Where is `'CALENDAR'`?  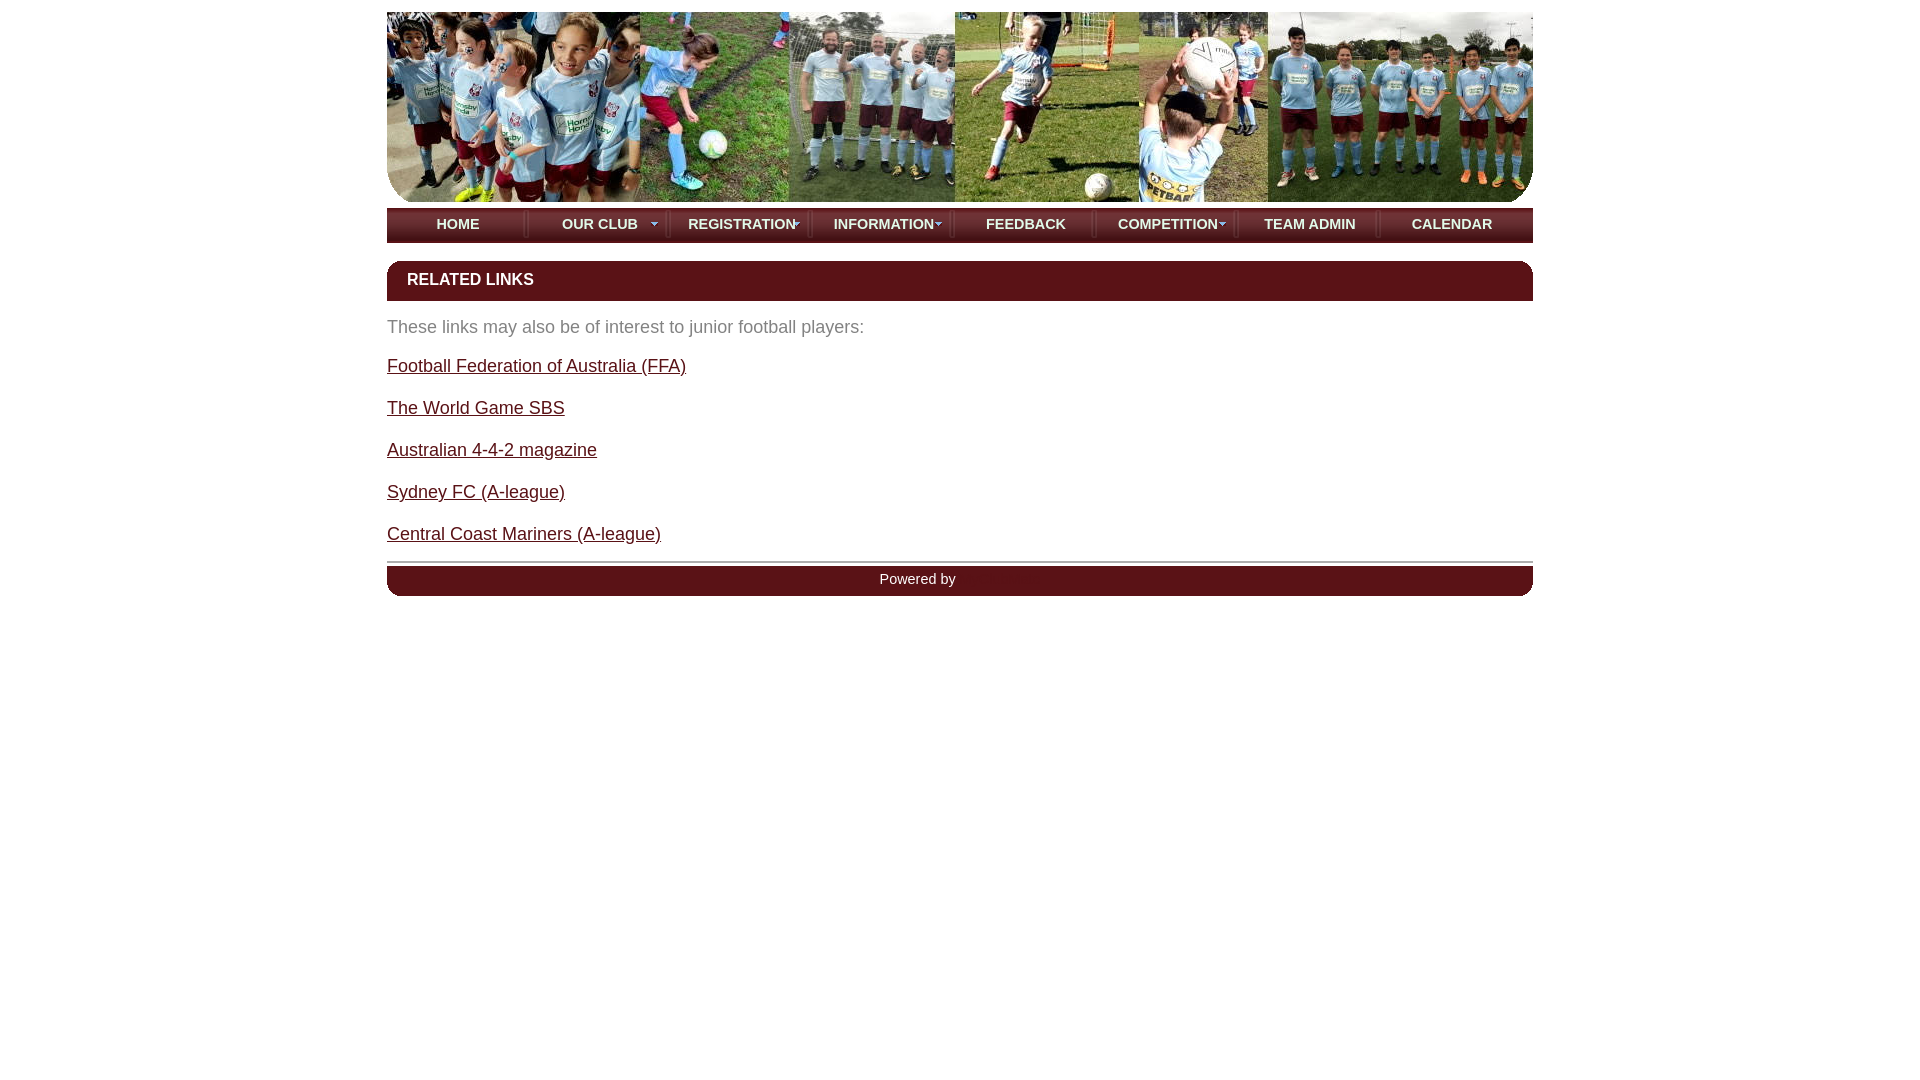 'CALENDAR' is located at coordinates (1380, 223).